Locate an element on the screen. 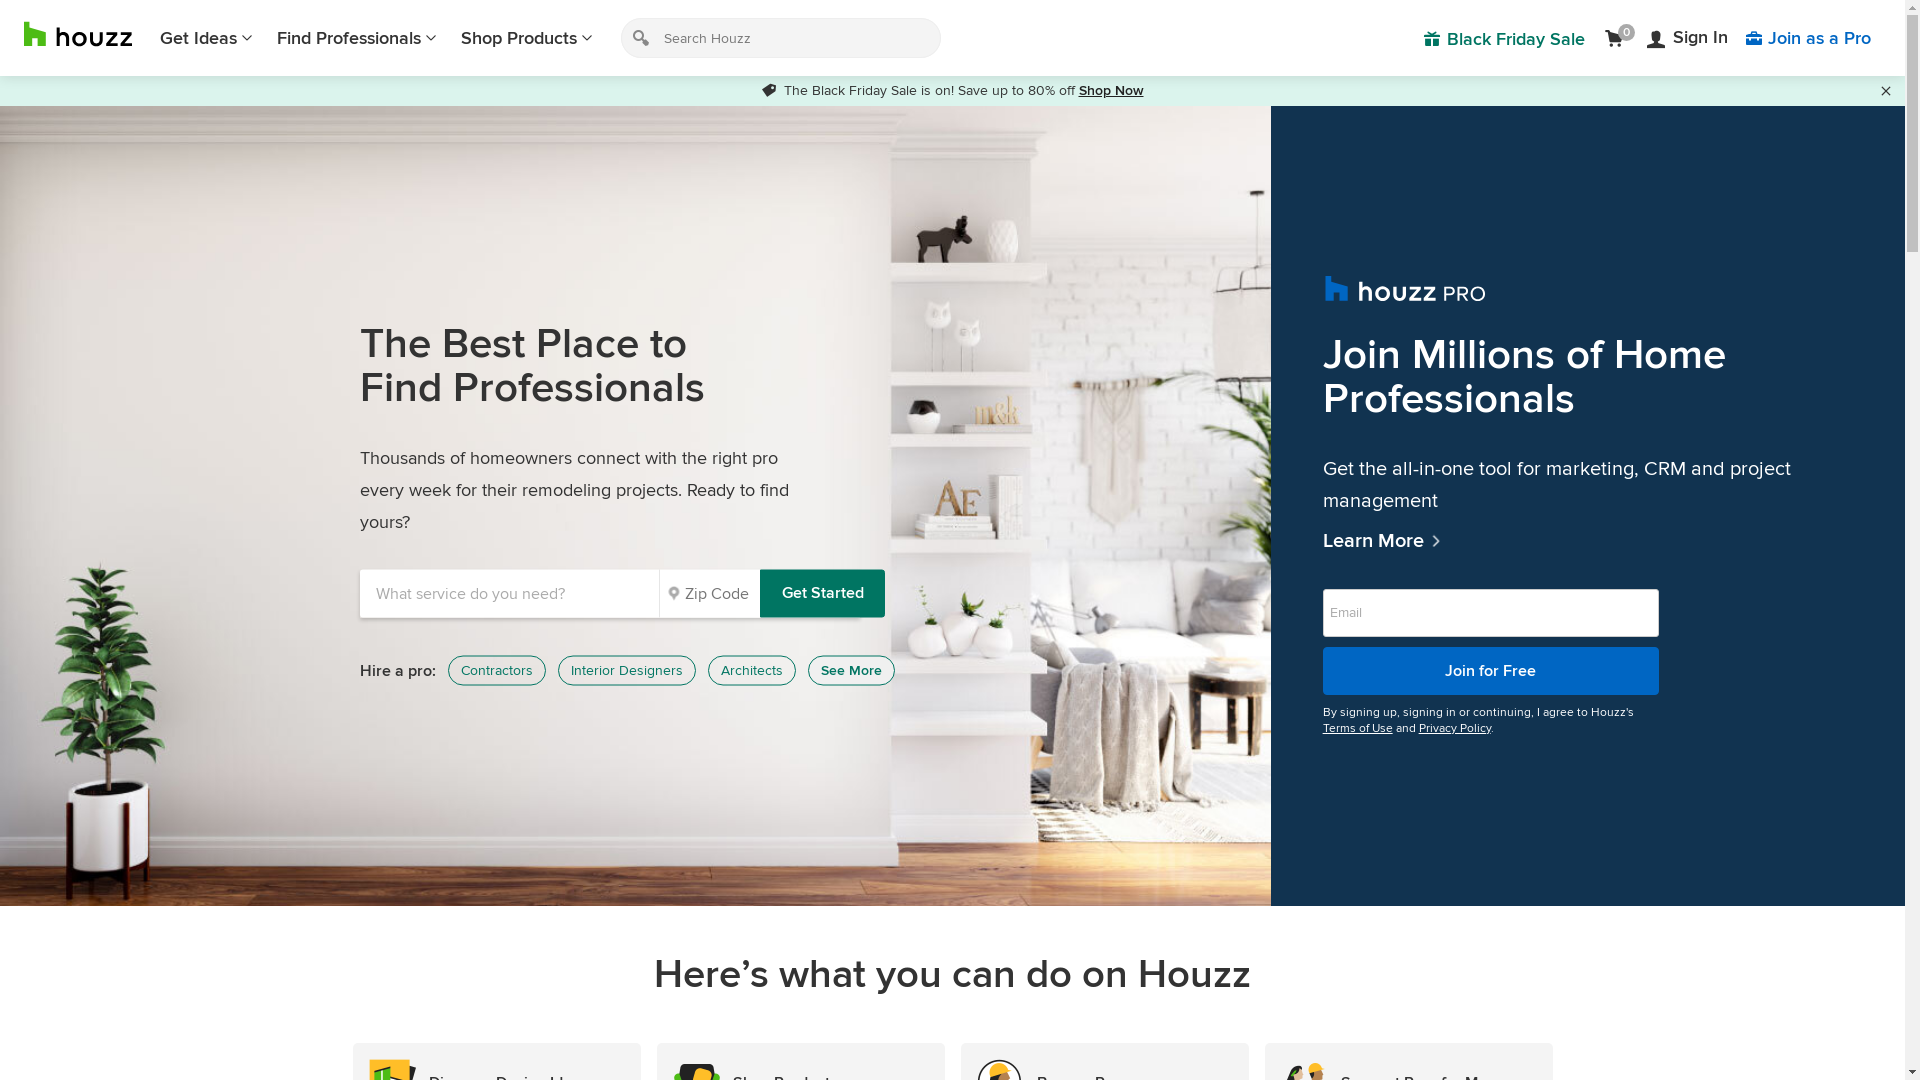  'See More' is located at coordinates (851, 671).